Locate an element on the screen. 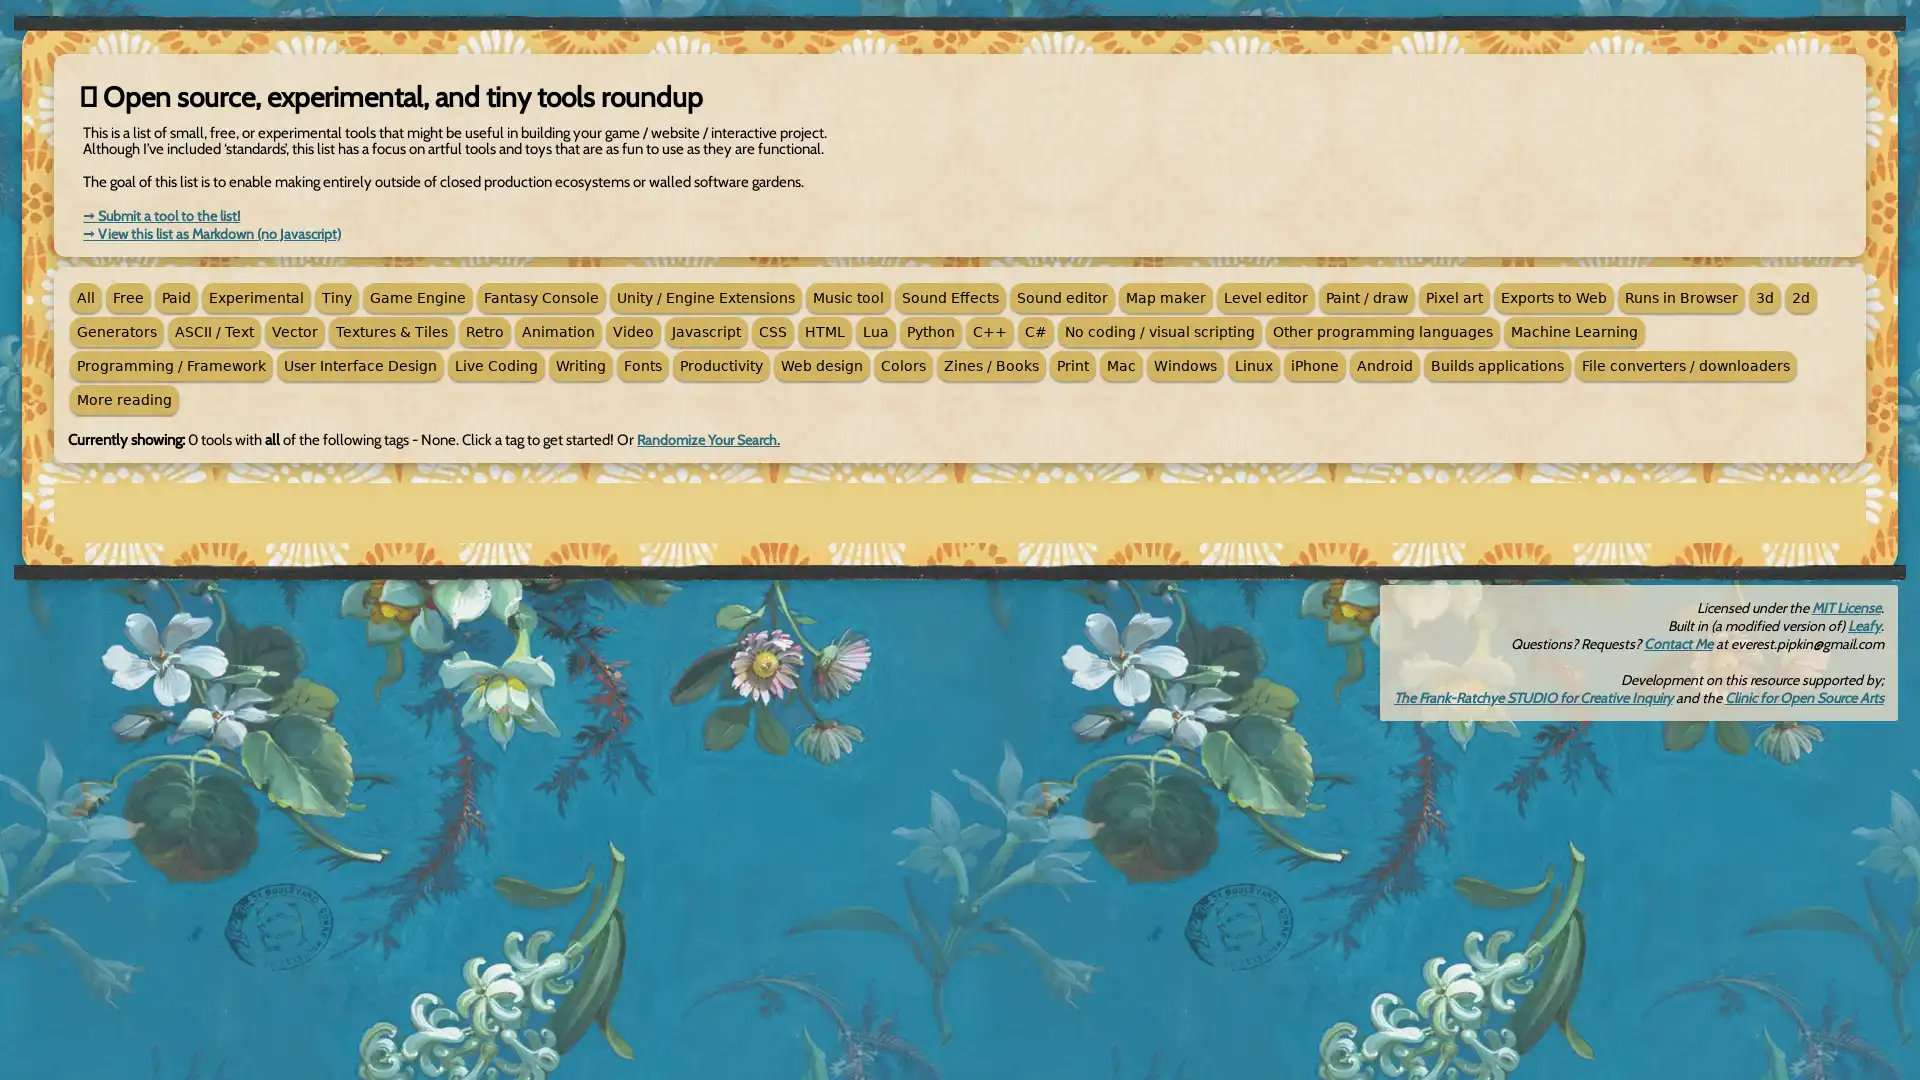 The image size is (1920, 1080). Generators is located at coordinates (115, 330).